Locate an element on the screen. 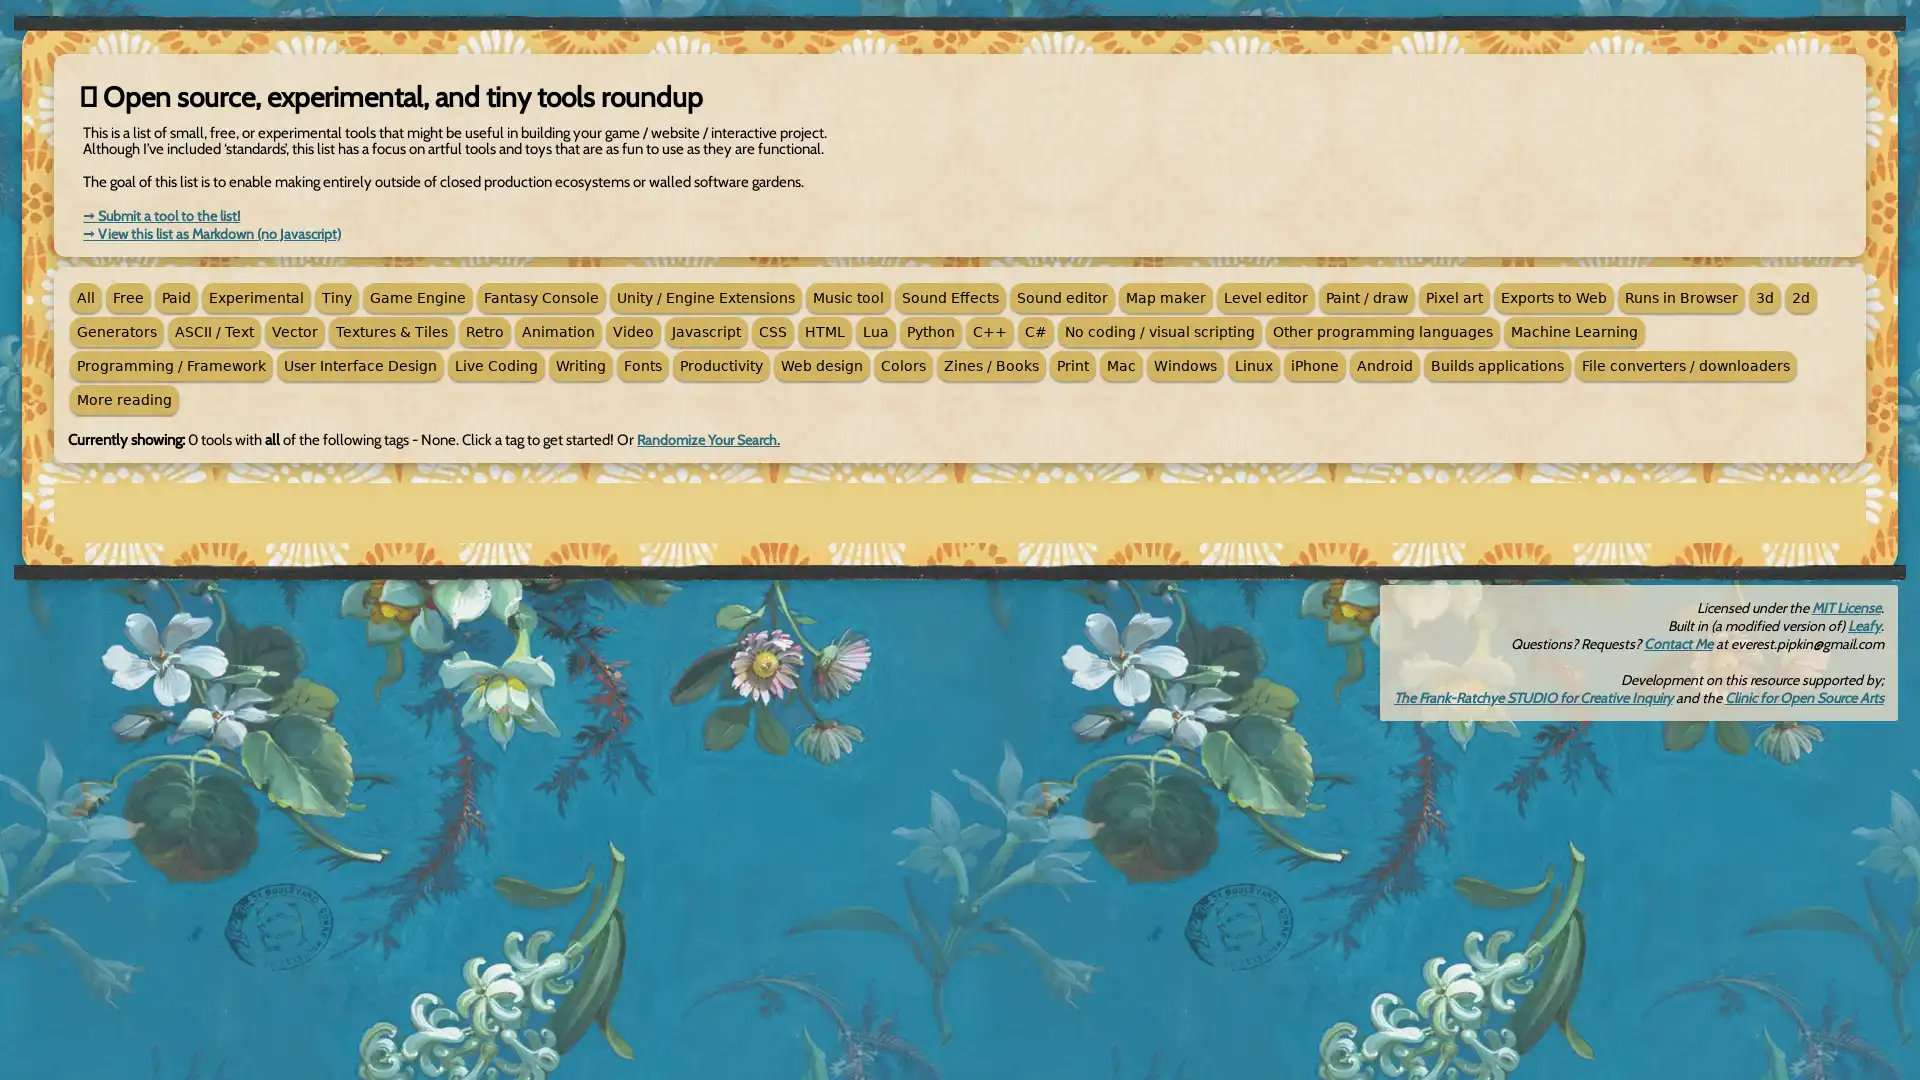 The image size is (1920, 1080). Generators is located at coordinates (115, 330).